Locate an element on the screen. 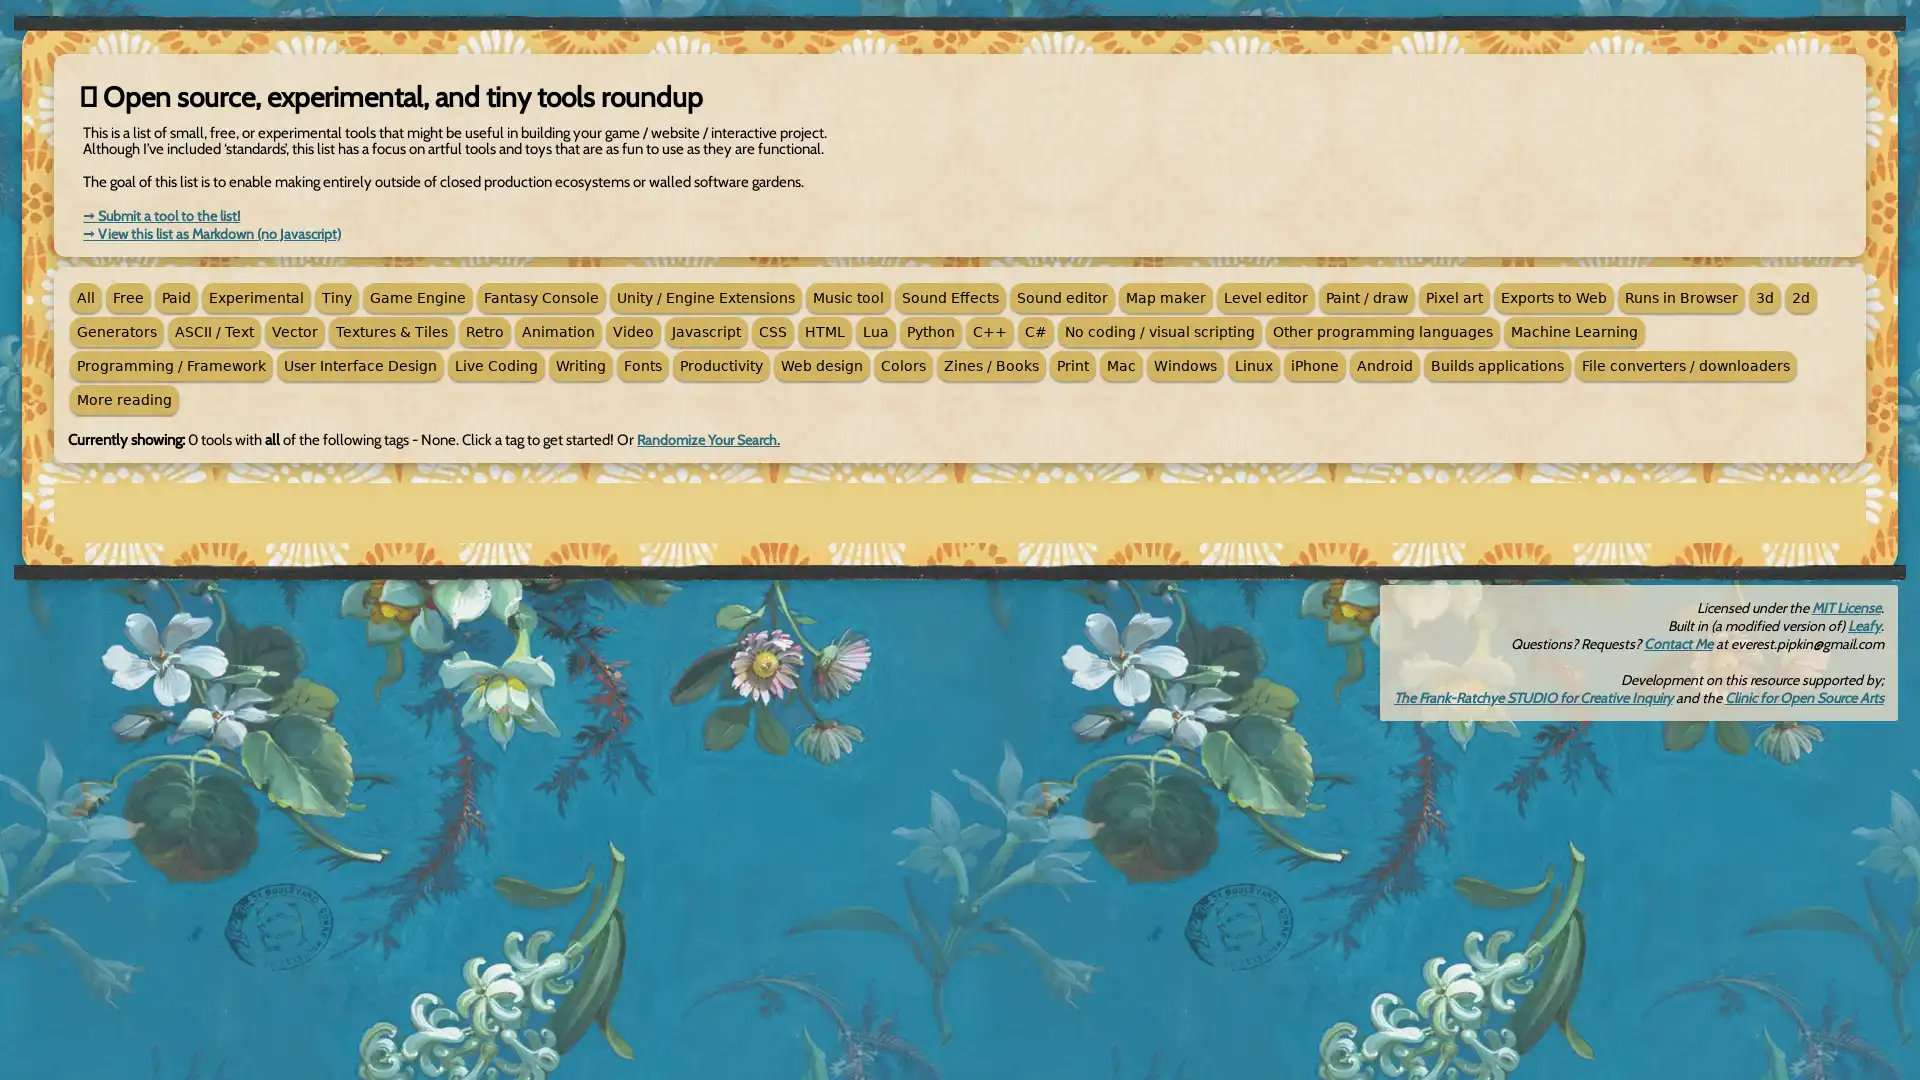 The image size is (1920, 1080). Generators is located at coordinates (115, 330).